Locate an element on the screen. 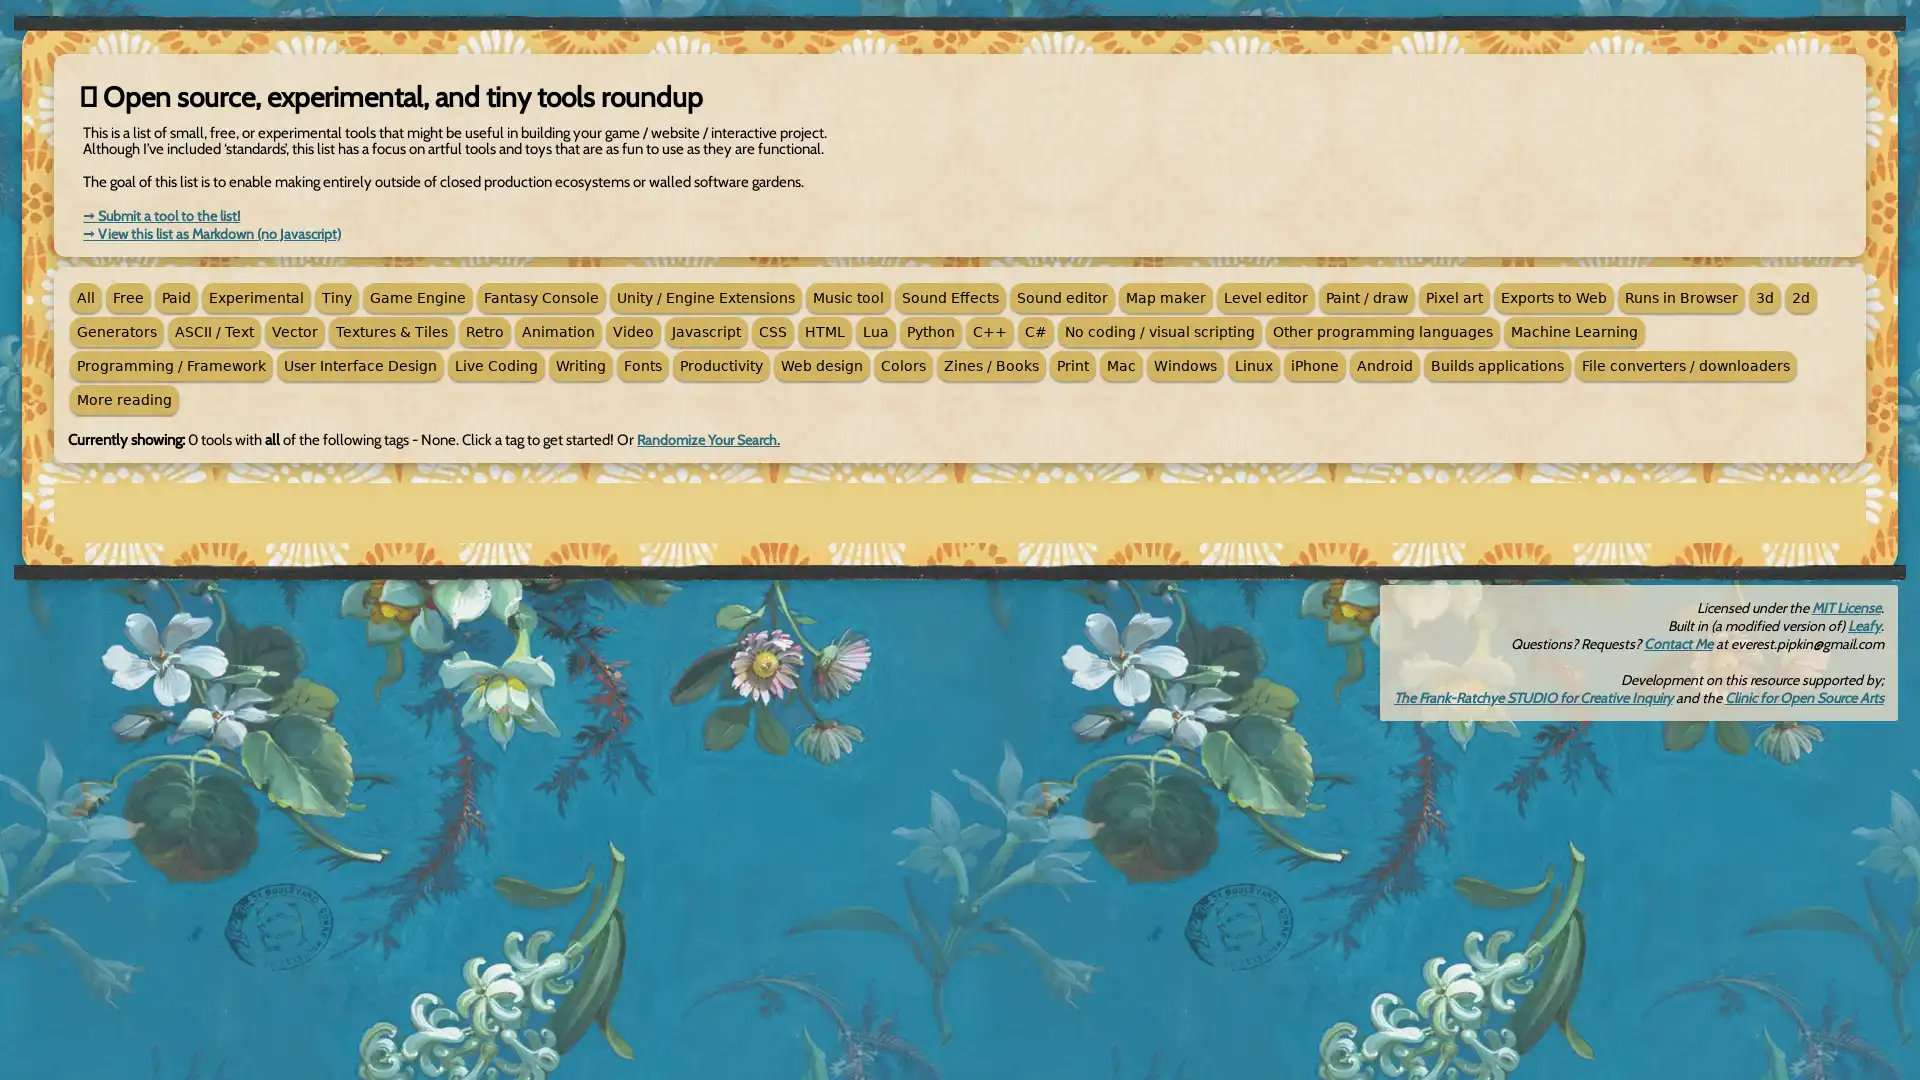 The image size is (1920, 1080). Generators is located at coordinates (115, 330).